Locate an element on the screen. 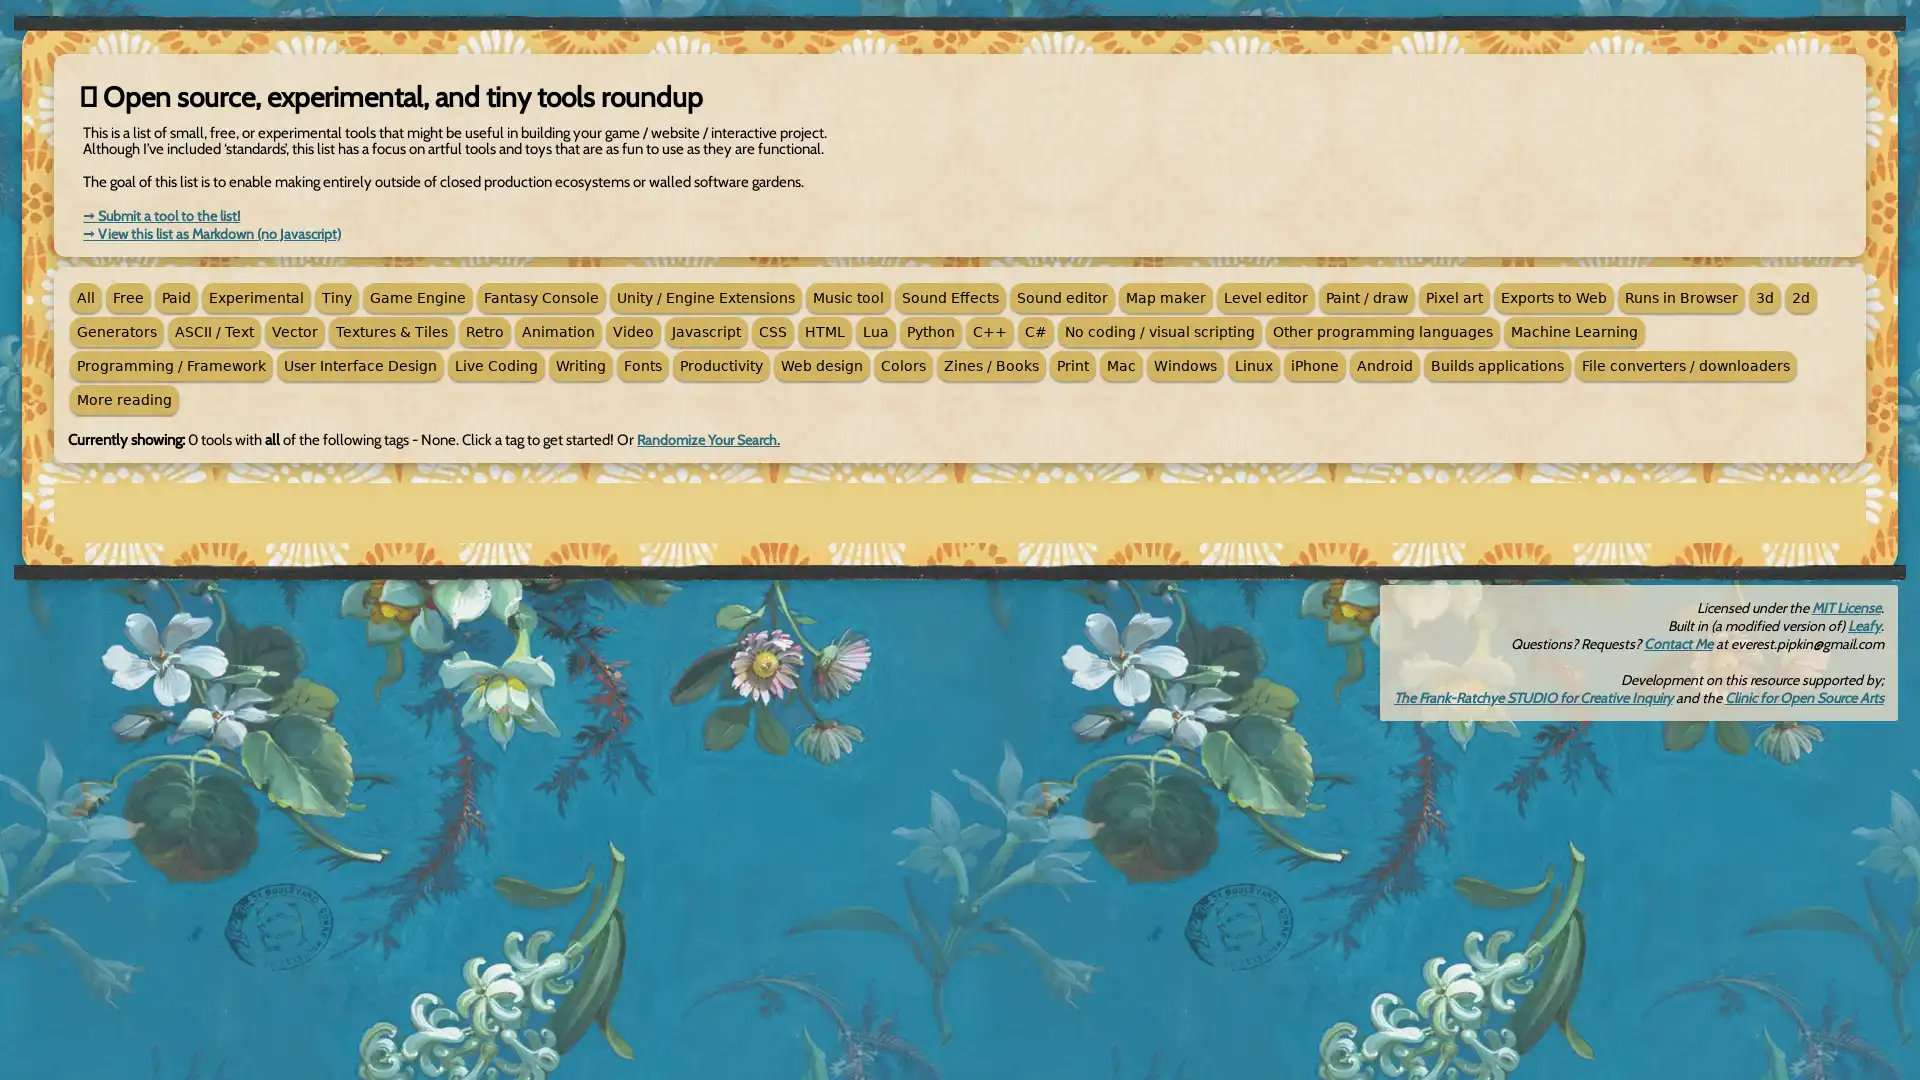 The image size is (1920, 1080). Generators is located at coordinates (115, 330).